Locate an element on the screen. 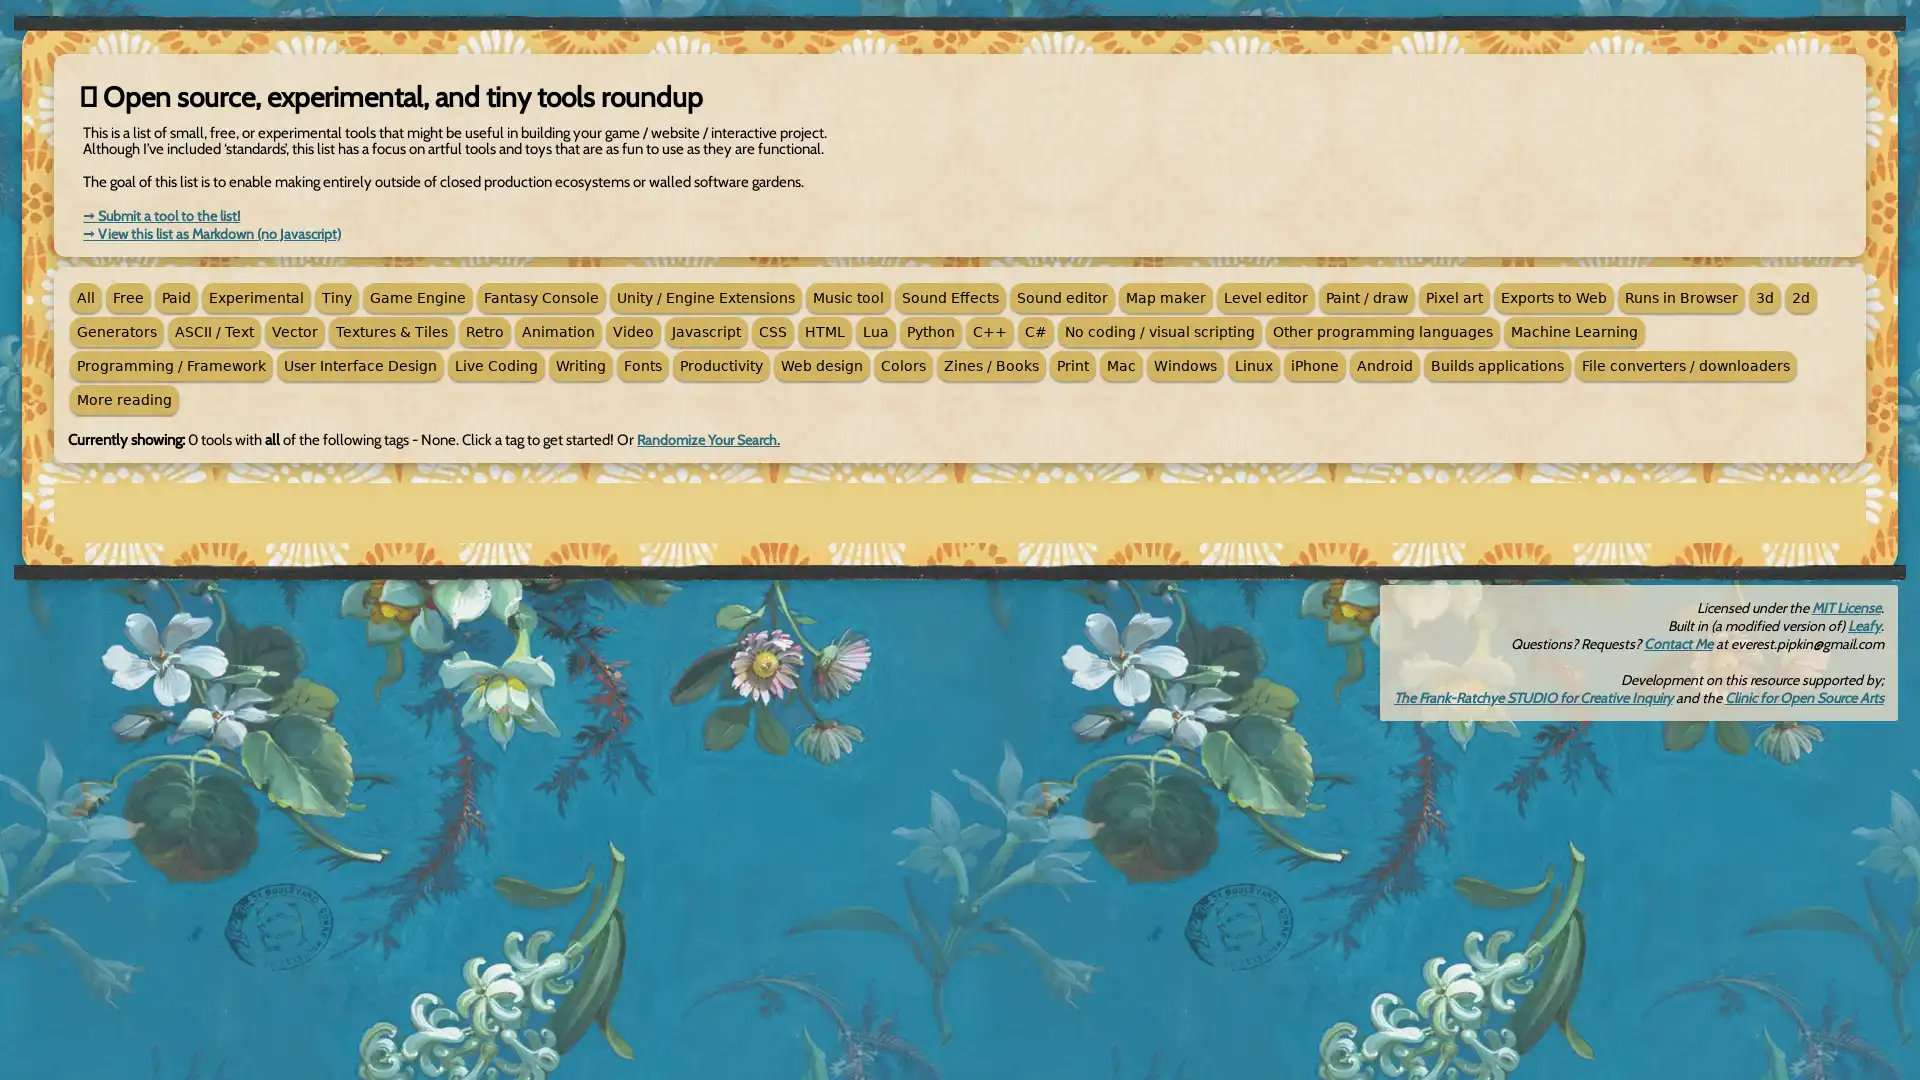 The image size is (1920, 1080). Generators is located at coordinates (115, 330).